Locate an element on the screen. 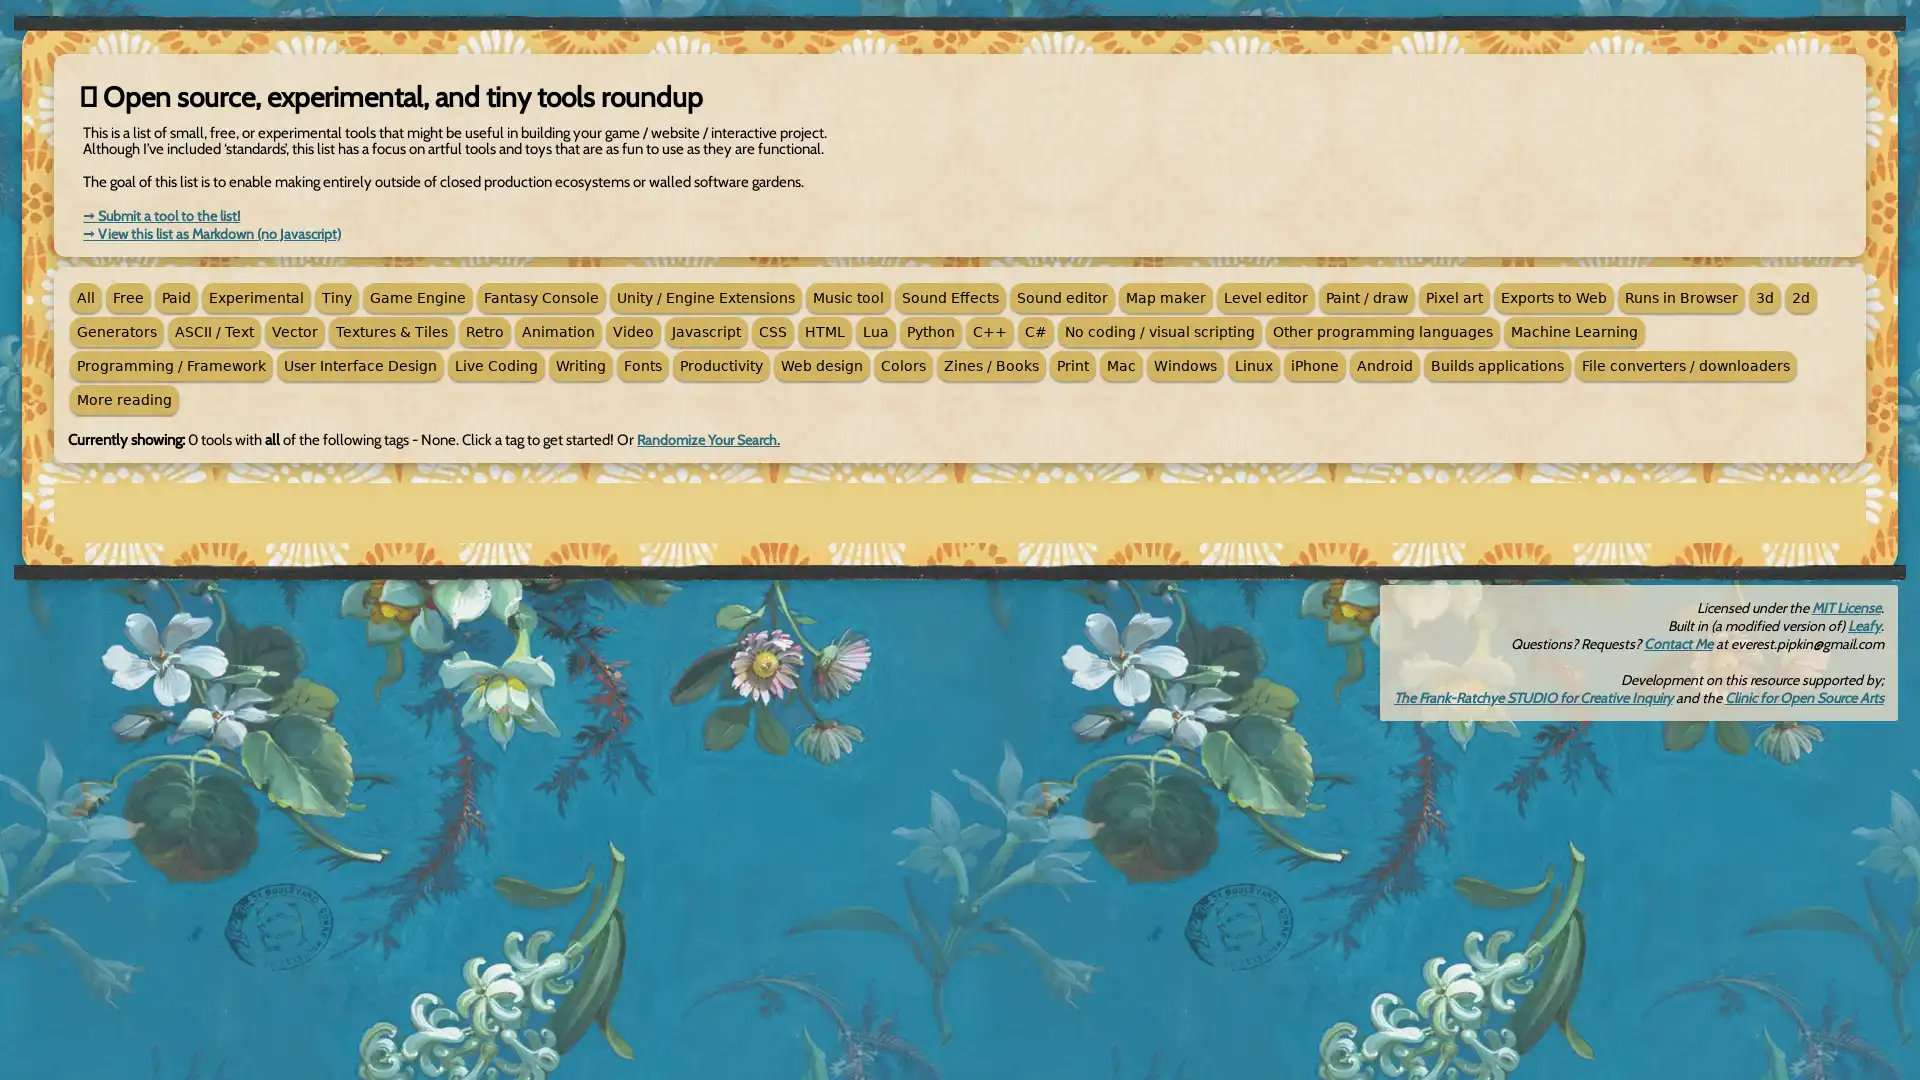 The image size is (1920, 1080). Generators is located at coordinates (115, 330).